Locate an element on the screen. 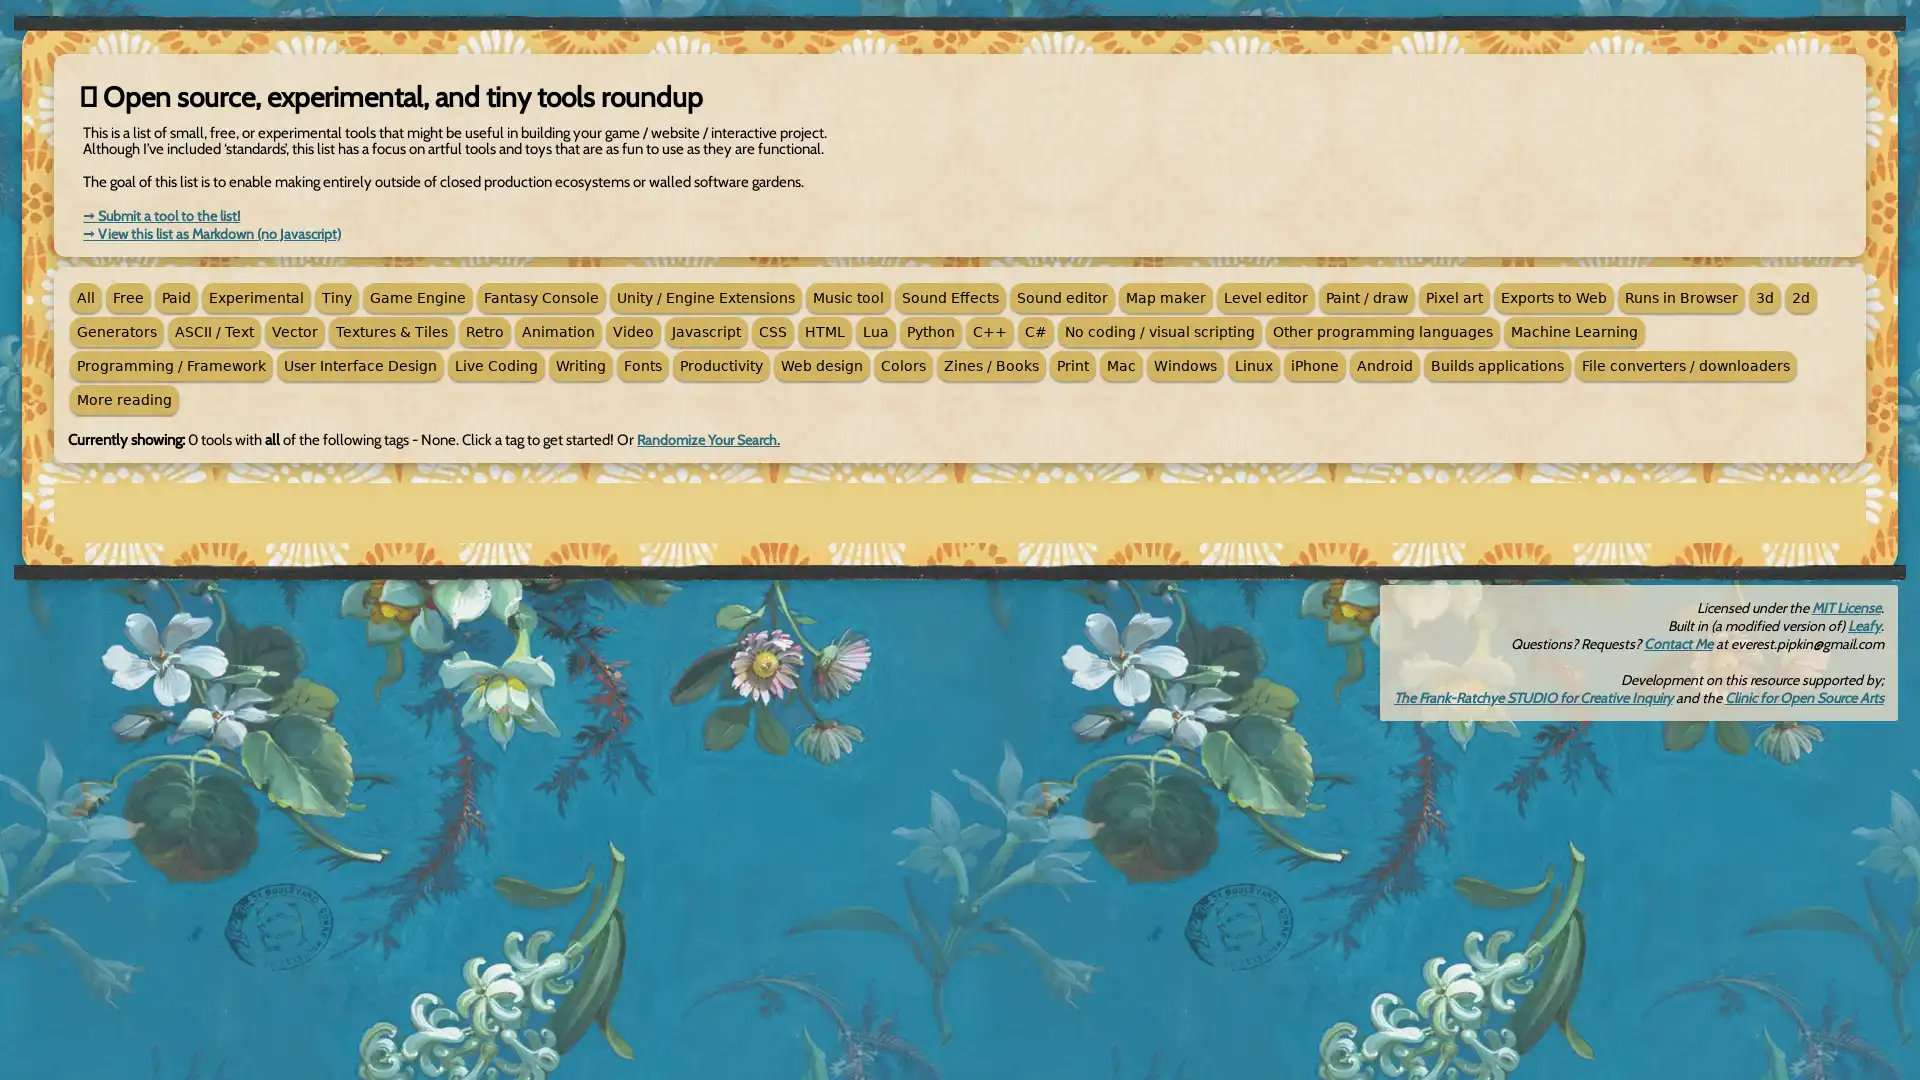 The image size is (1920, 1080). Generators is located at coordinates (115, 330).